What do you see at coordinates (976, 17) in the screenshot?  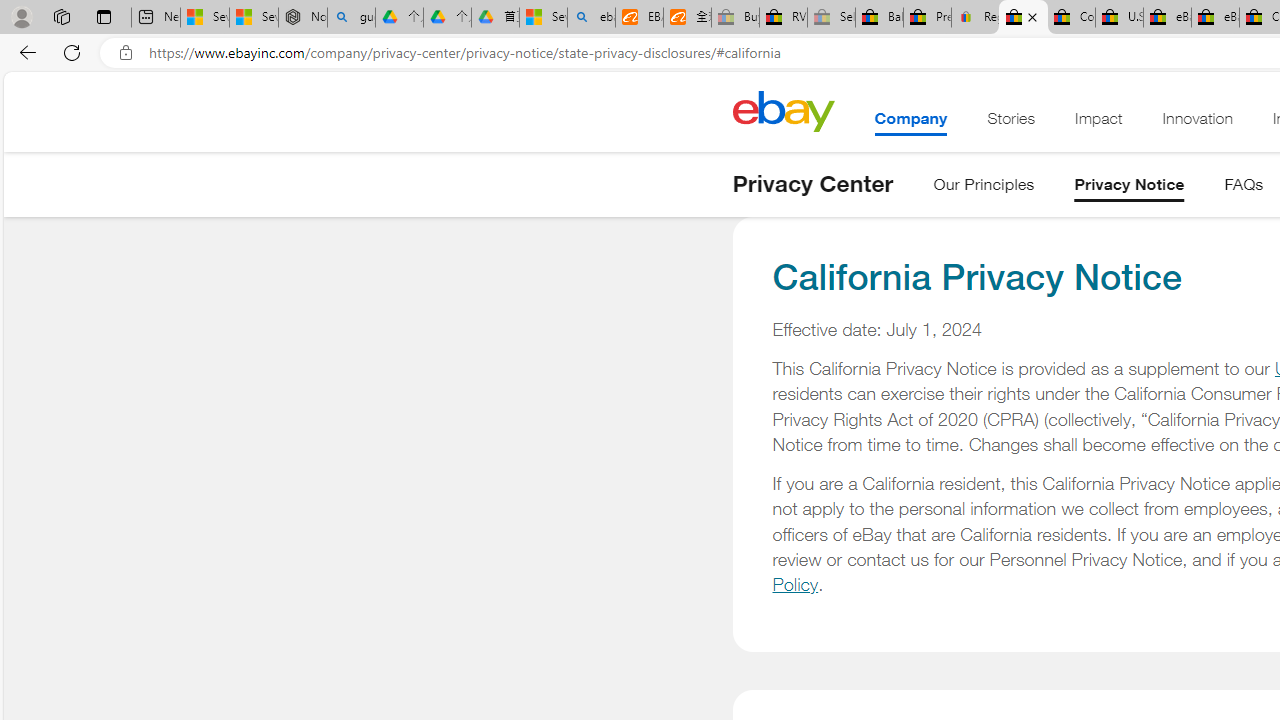 I see `'Register: Create a personal eBay account'` at bounding box center [976, 17].